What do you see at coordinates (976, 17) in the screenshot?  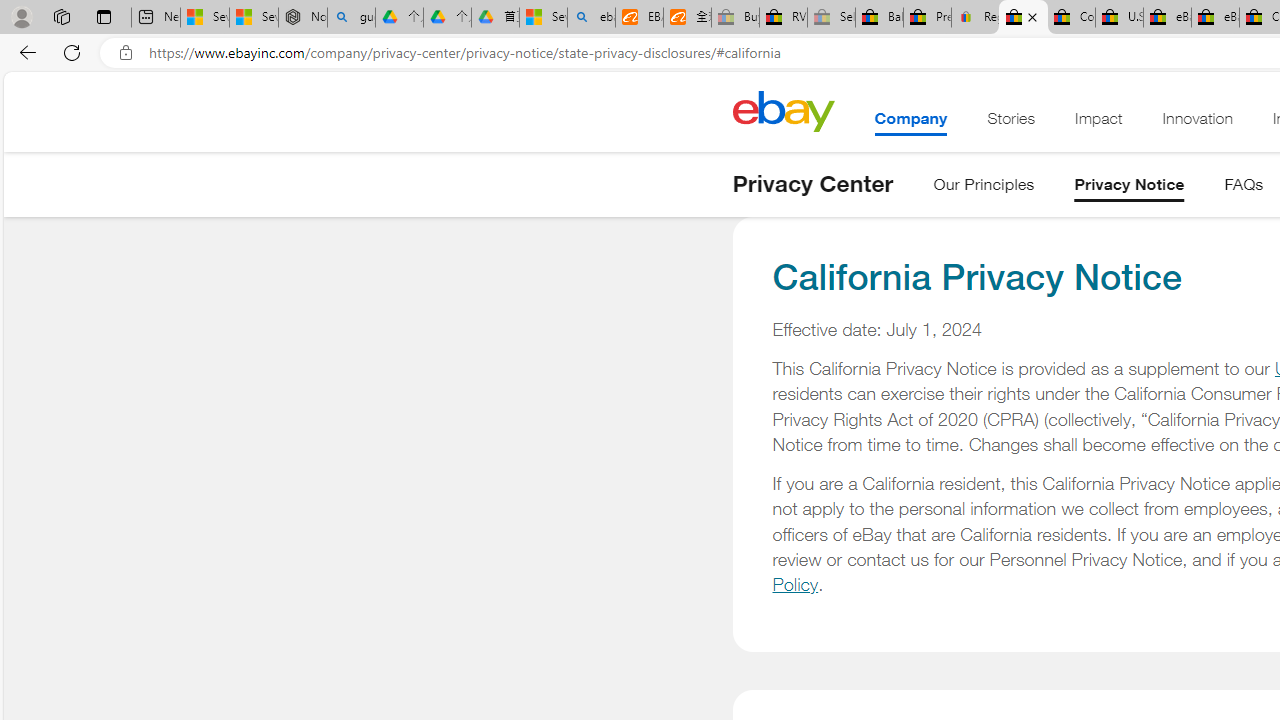 I see `'Register: Create a personal eBay account'` at bounding box center [976, 17].